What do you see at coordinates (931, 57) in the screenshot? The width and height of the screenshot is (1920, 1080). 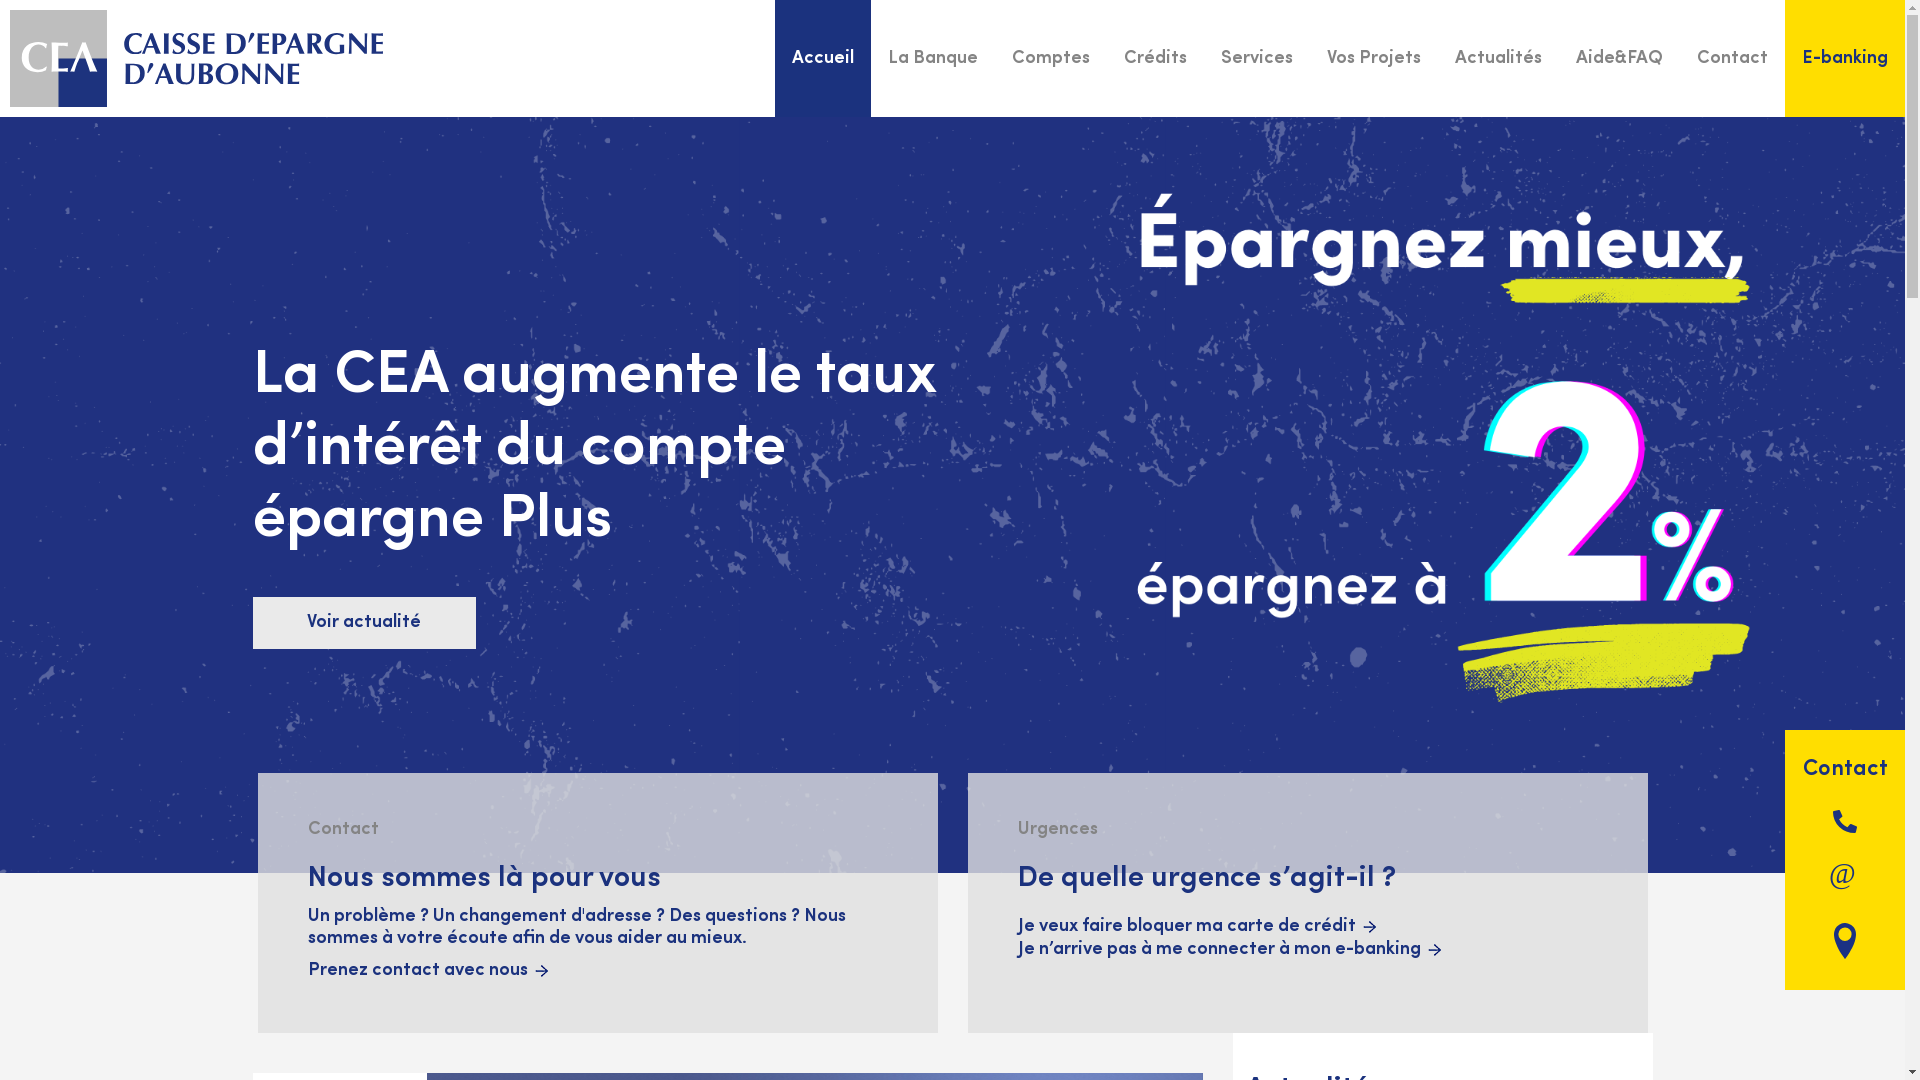 I see `'La Banque'` at bounding box center [931, 57].